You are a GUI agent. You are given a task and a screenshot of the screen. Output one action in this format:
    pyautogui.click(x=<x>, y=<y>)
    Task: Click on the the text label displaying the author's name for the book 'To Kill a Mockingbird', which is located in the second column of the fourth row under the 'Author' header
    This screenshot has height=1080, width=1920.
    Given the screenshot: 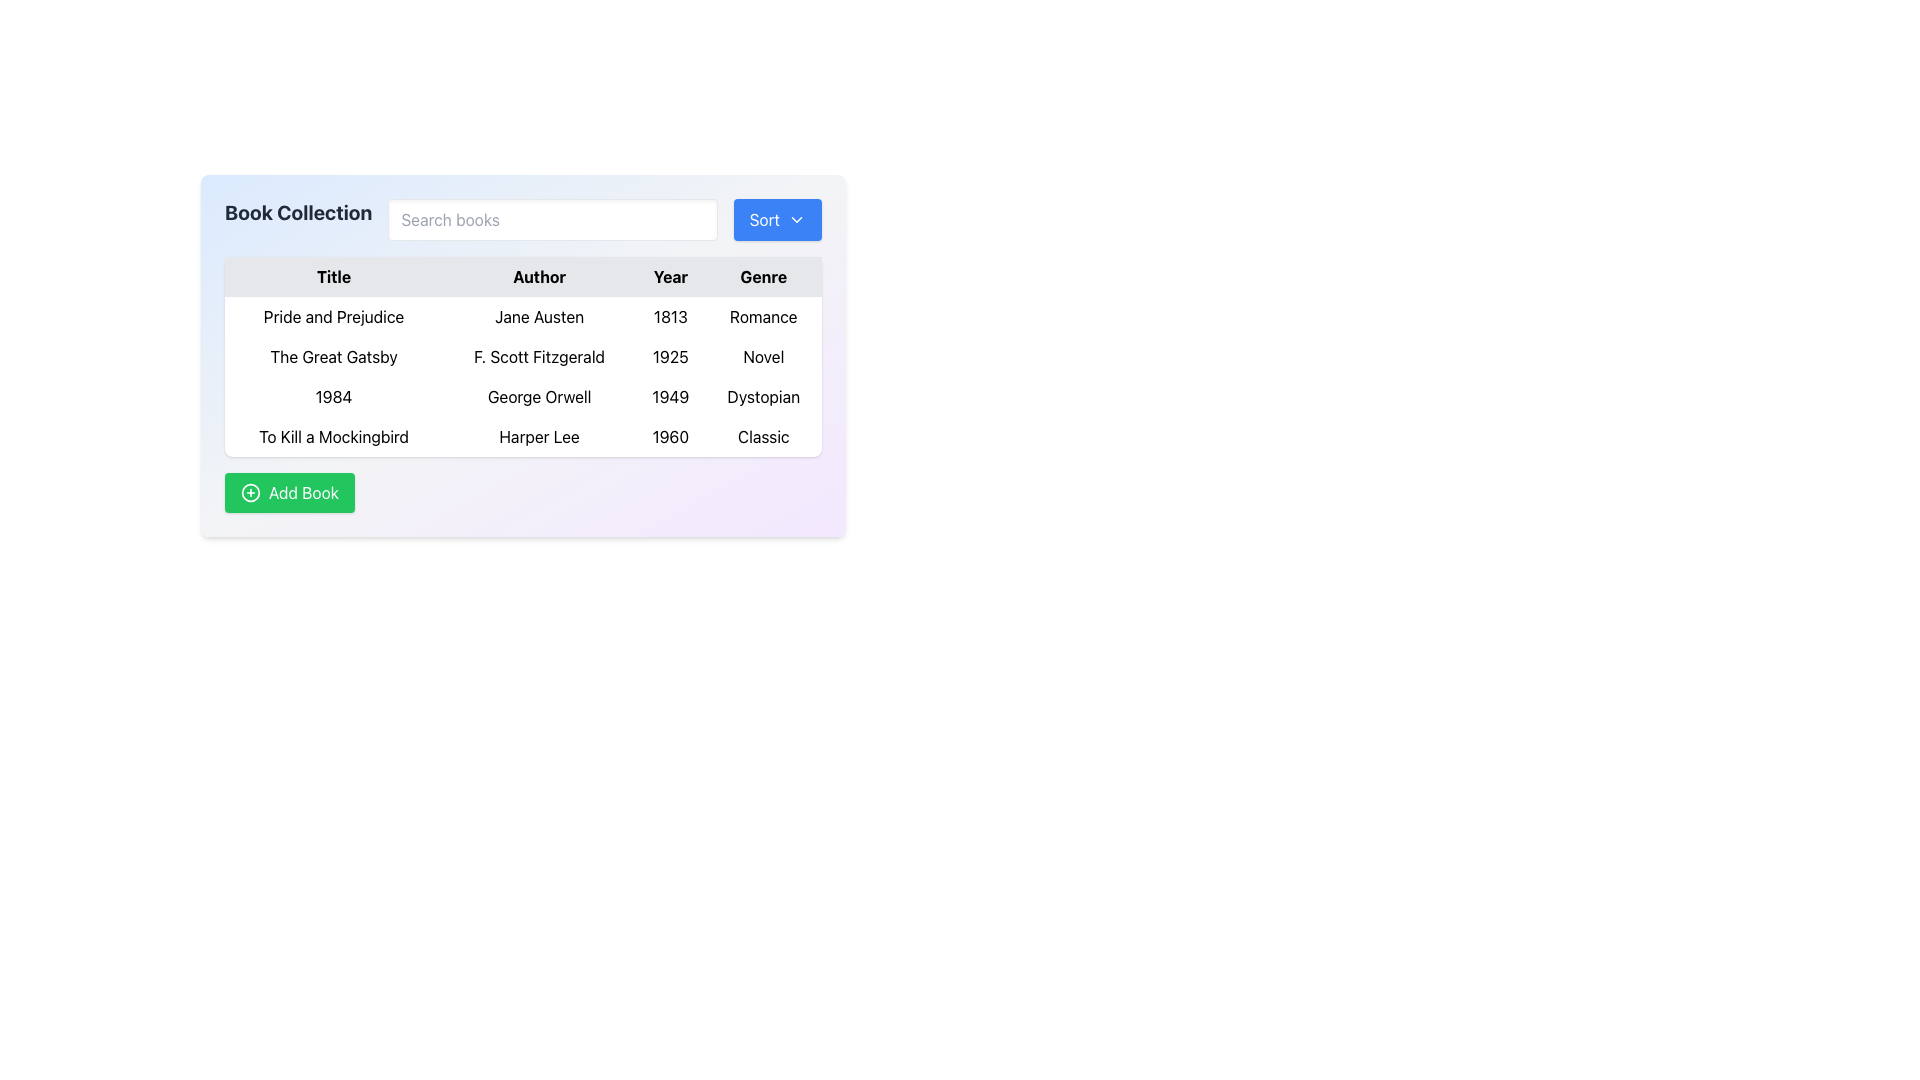 What is the action you would take?
    pyautogui.click(x=539, y=435)
    